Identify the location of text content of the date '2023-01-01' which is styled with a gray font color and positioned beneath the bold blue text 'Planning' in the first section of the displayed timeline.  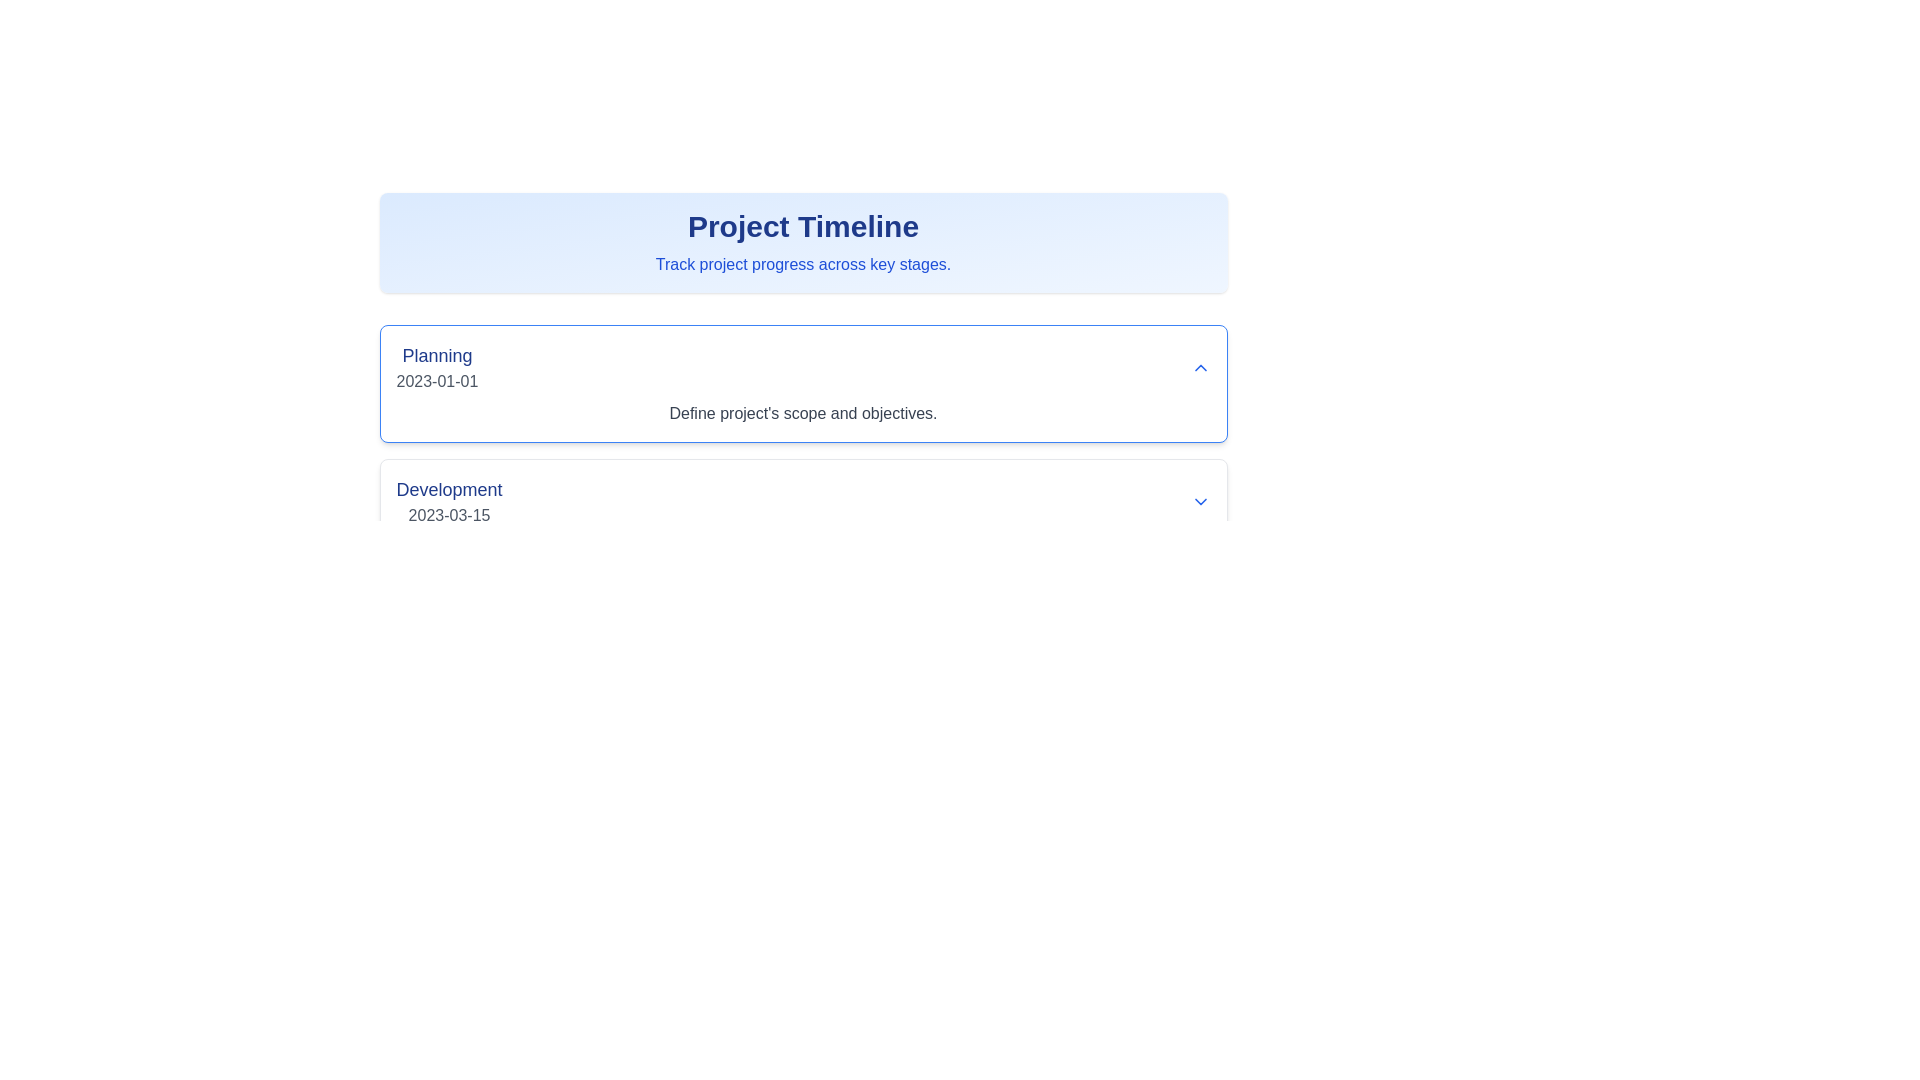
(436, 381).